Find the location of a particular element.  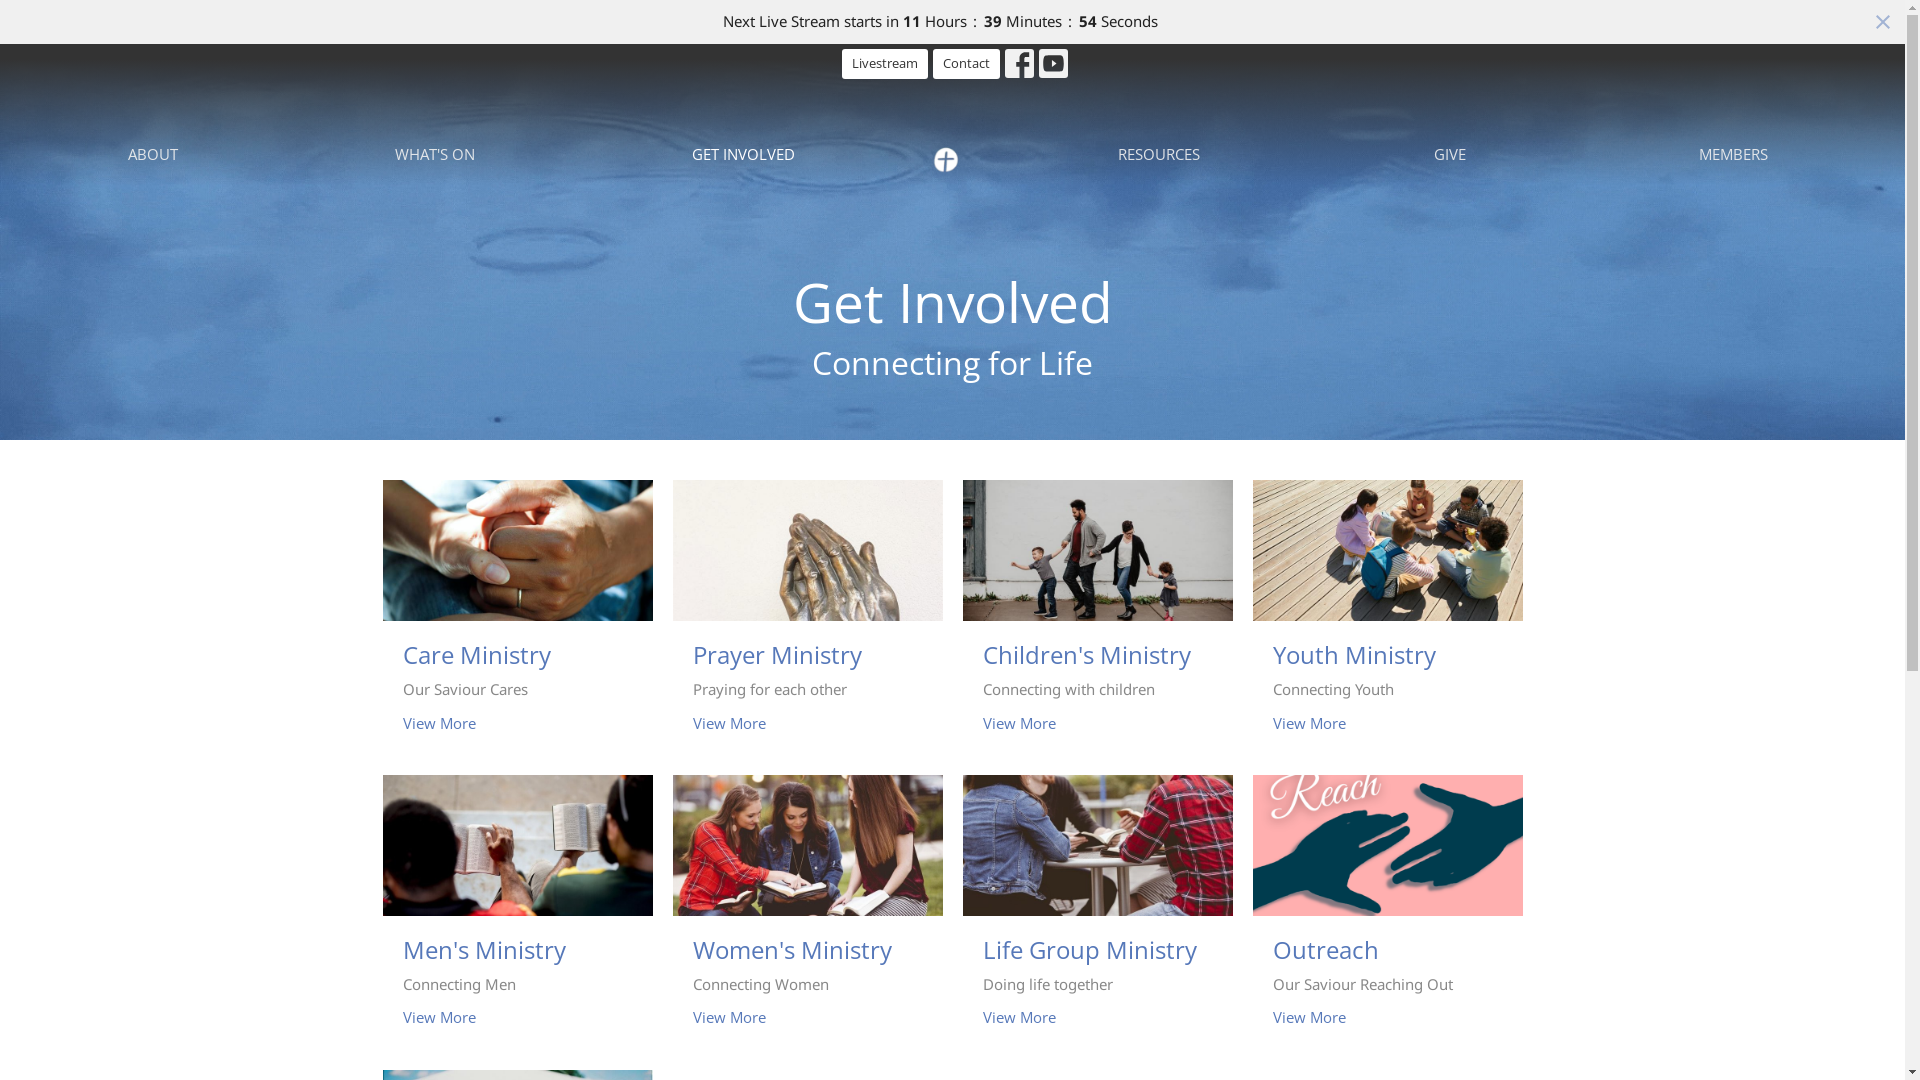

'Care Ministry is located at coordinates (517, 616).